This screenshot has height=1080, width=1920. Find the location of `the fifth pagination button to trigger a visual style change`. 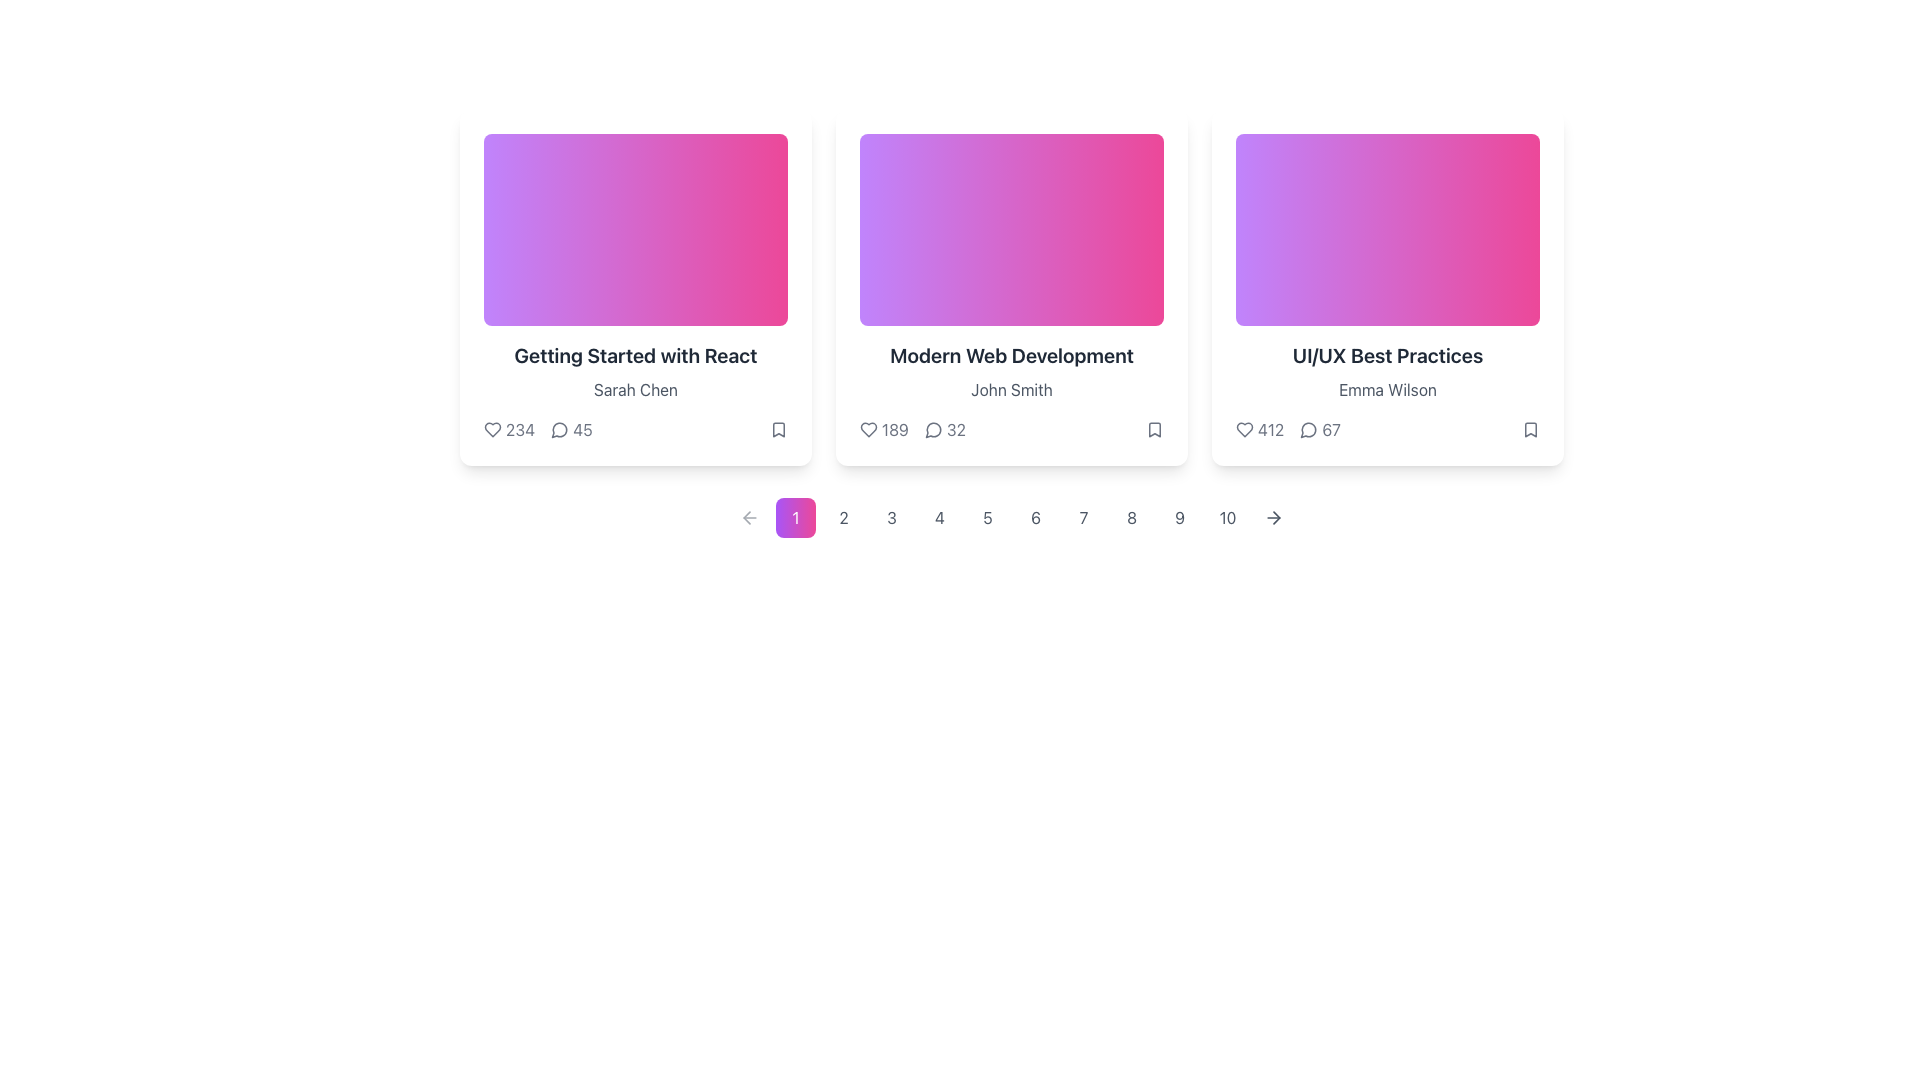

the fifth pagination button to trigger a visual style change is located at coordinates (988, 516).